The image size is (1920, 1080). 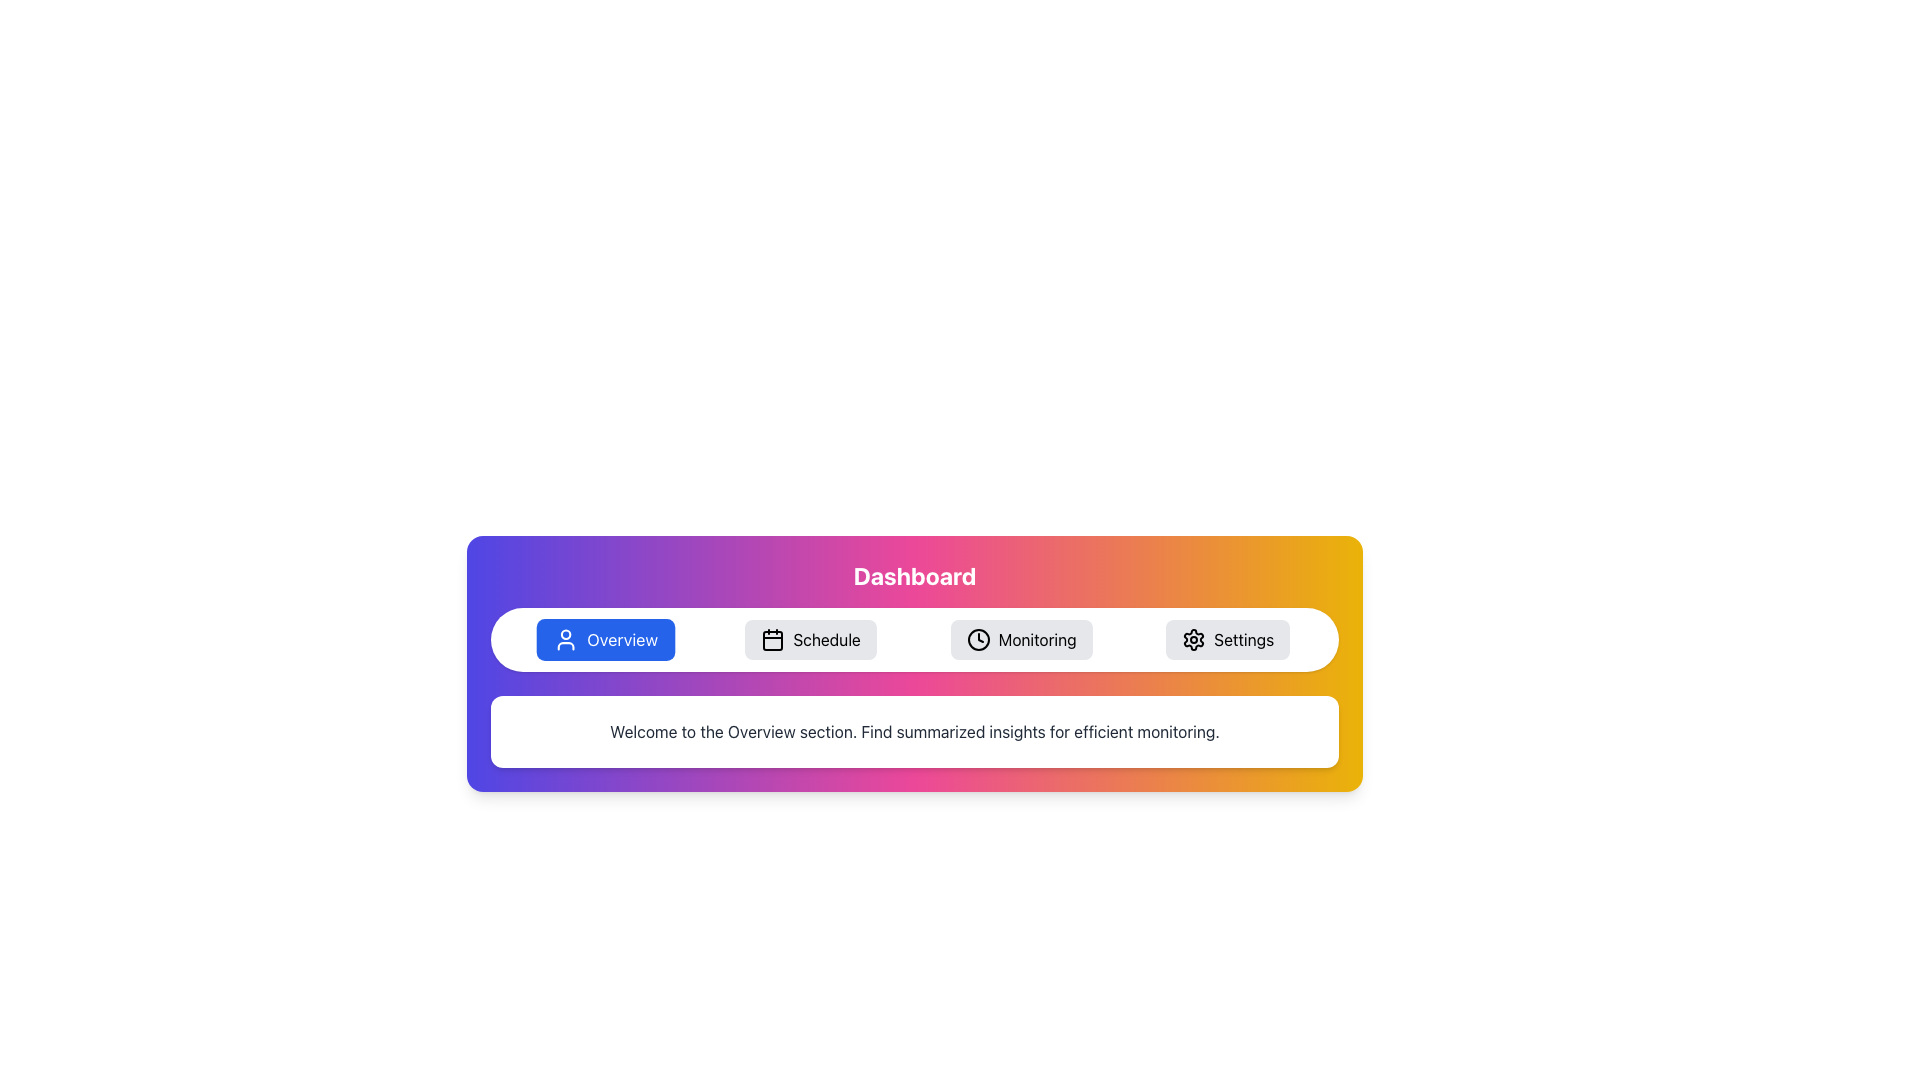 I want to click on the 'Monitoring' button, which contains an SVG icon to the left of the text 'Monitoring', so click(x=978, y=640).